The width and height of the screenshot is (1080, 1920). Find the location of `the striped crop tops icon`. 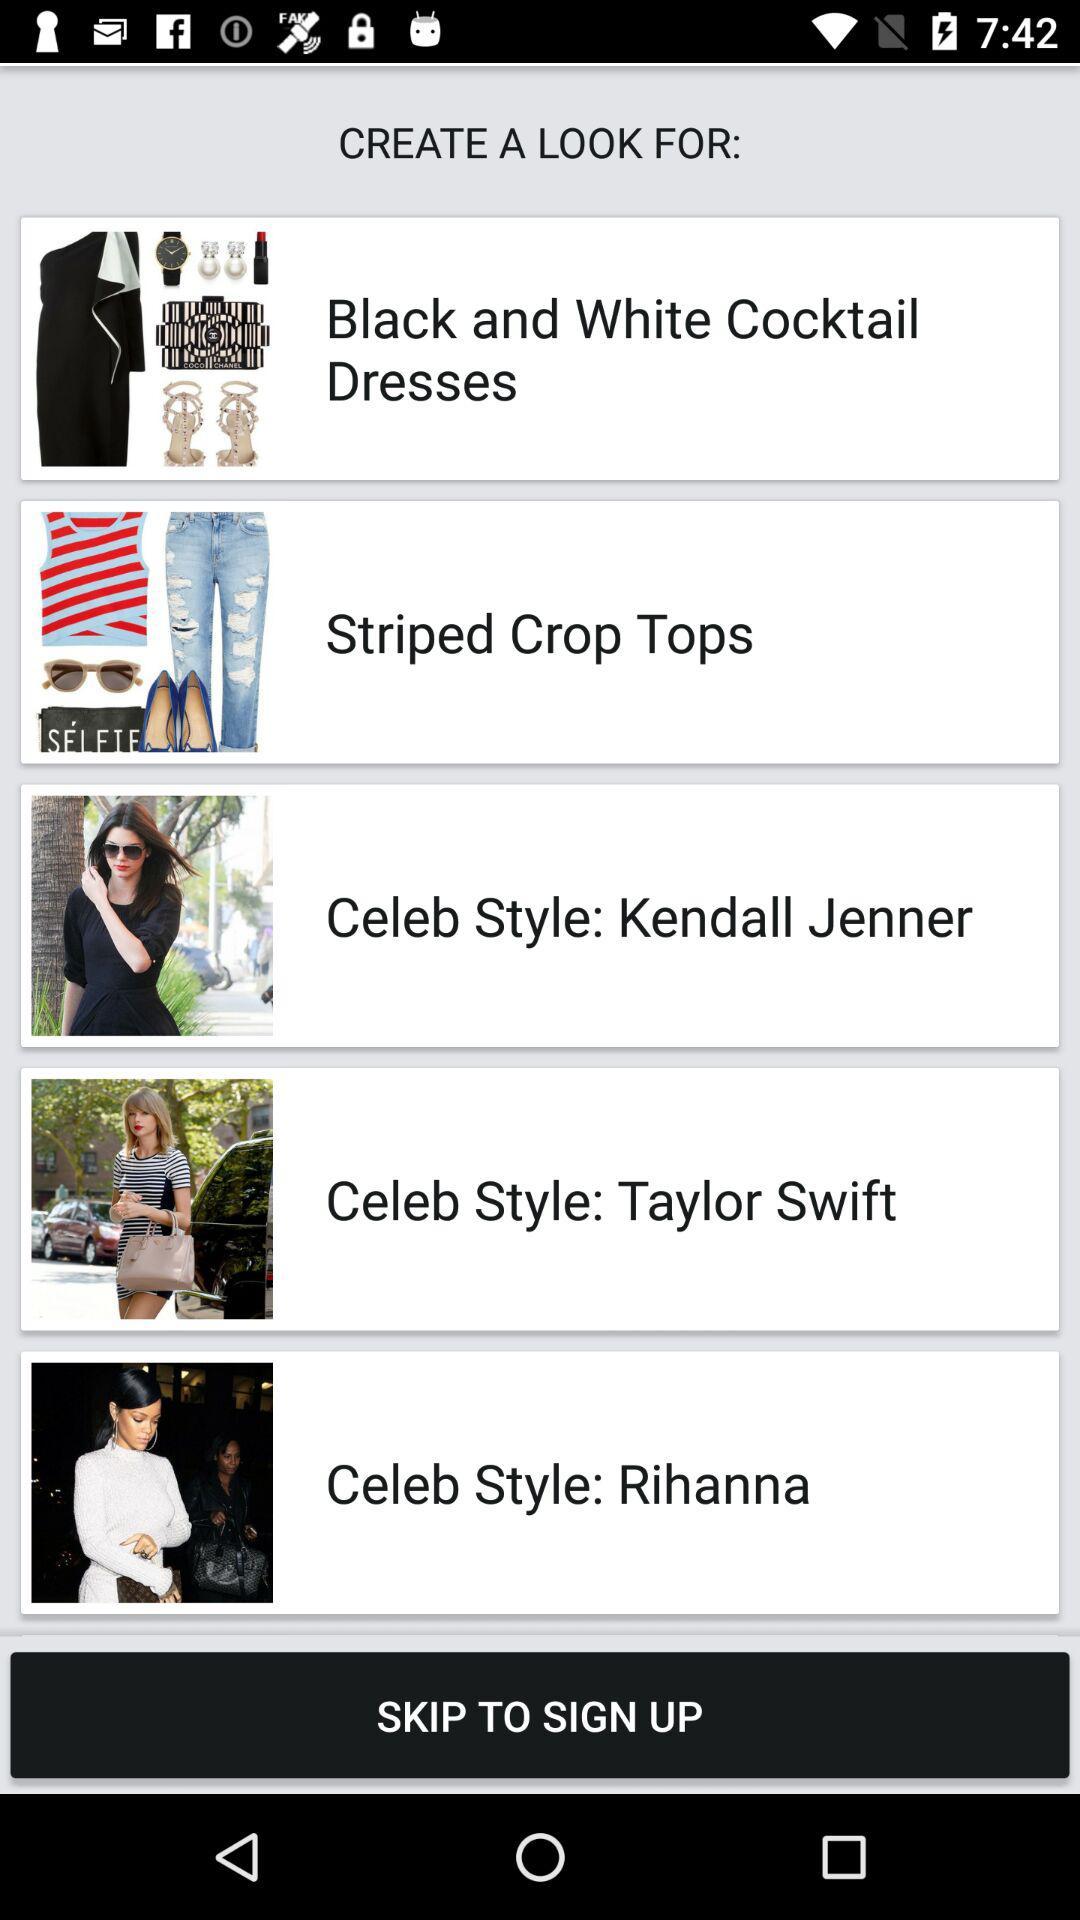

the striped crop tops icon is located at coordinates (671, 631).